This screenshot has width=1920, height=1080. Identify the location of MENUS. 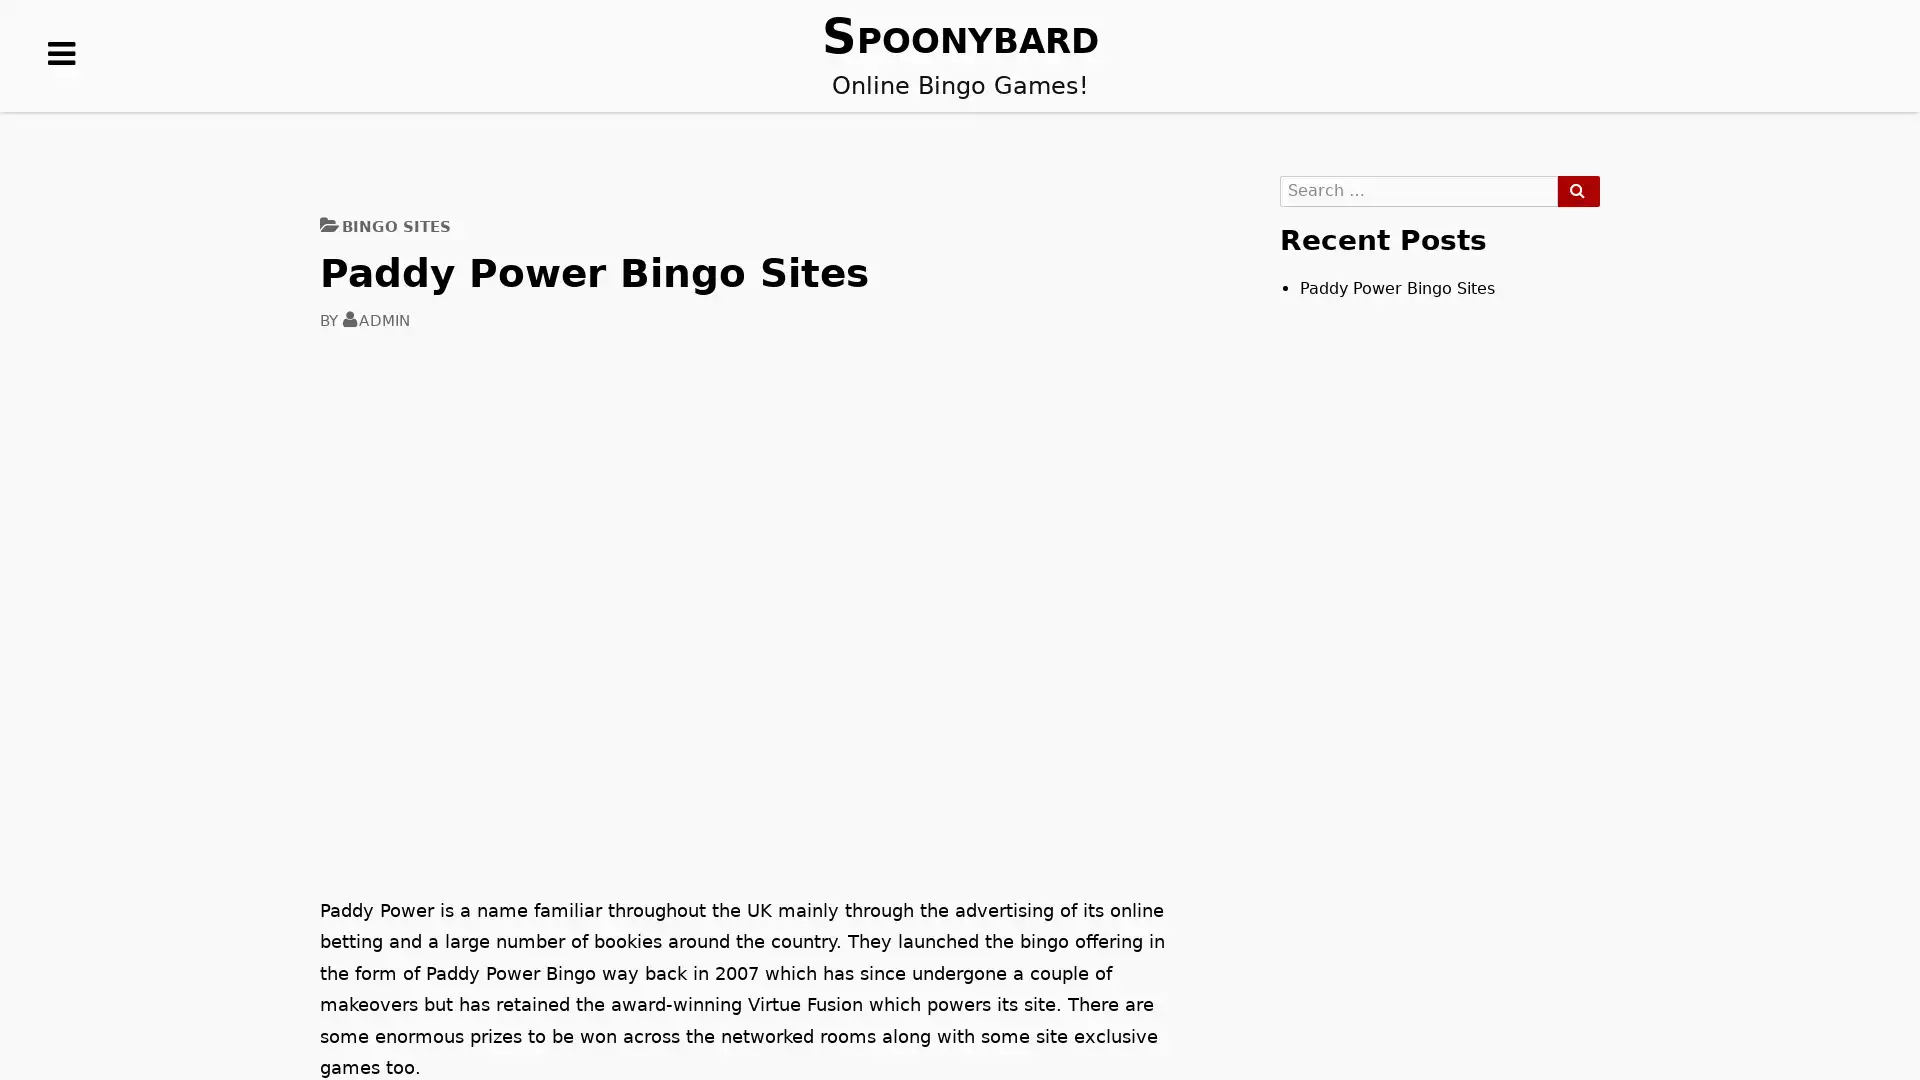
(62, 84).